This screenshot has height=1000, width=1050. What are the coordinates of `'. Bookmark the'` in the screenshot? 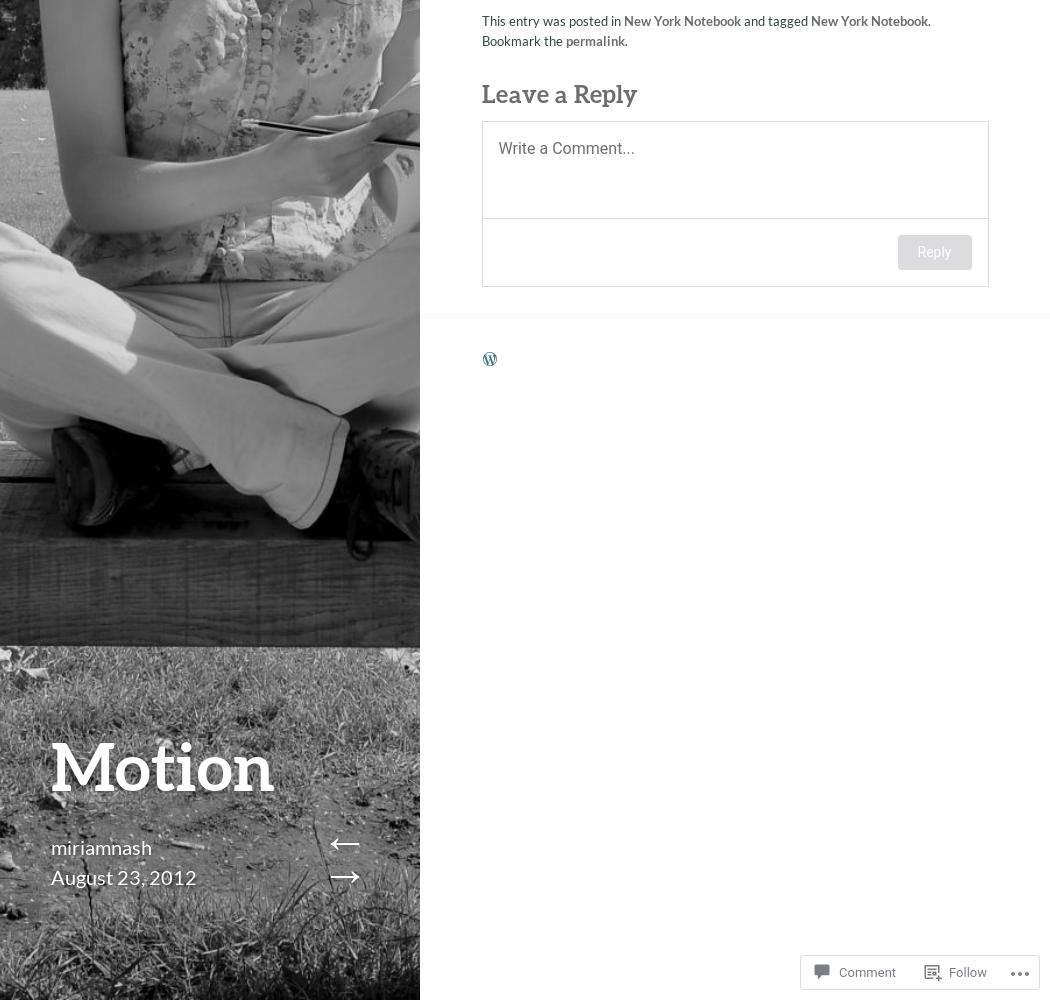 It's located at (705, 26).